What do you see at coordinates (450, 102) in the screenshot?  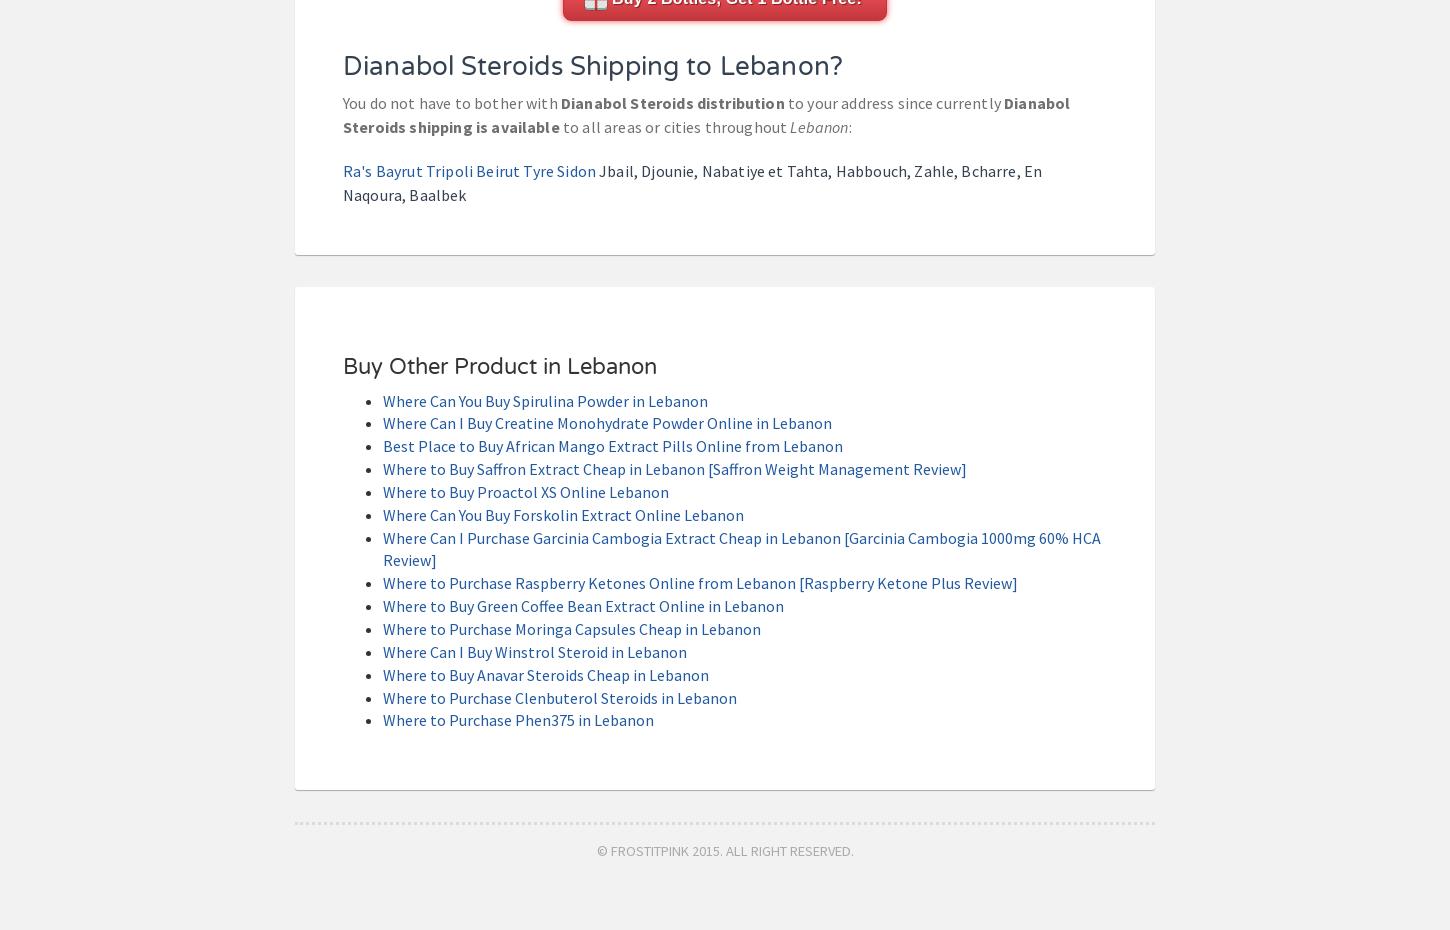 I see `'You do not have to bother with'` at bounding box center [450, 102].